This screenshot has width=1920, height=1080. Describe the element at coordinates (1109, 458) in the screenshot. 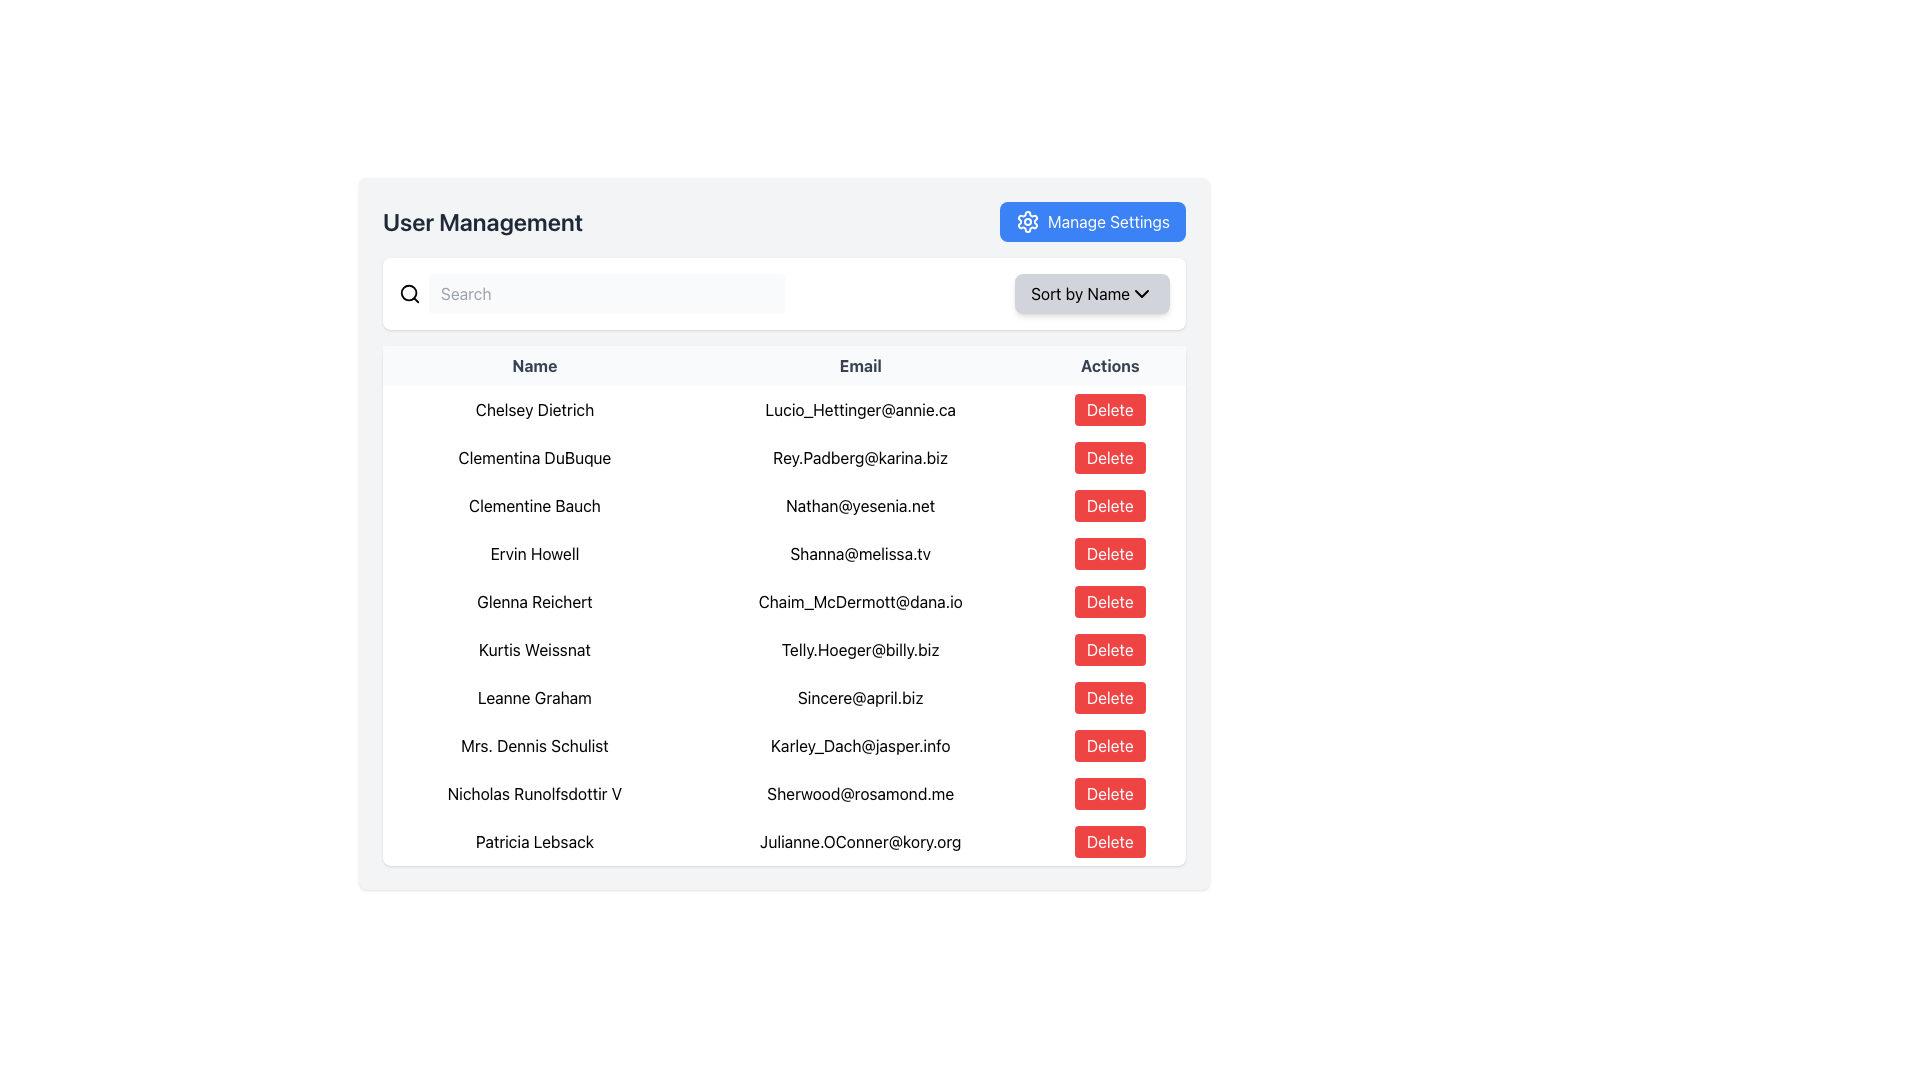

I see `the delete button located in the rightmost column of the table associated with the email 'Rey.Padberg@karina.biz'` at that location.